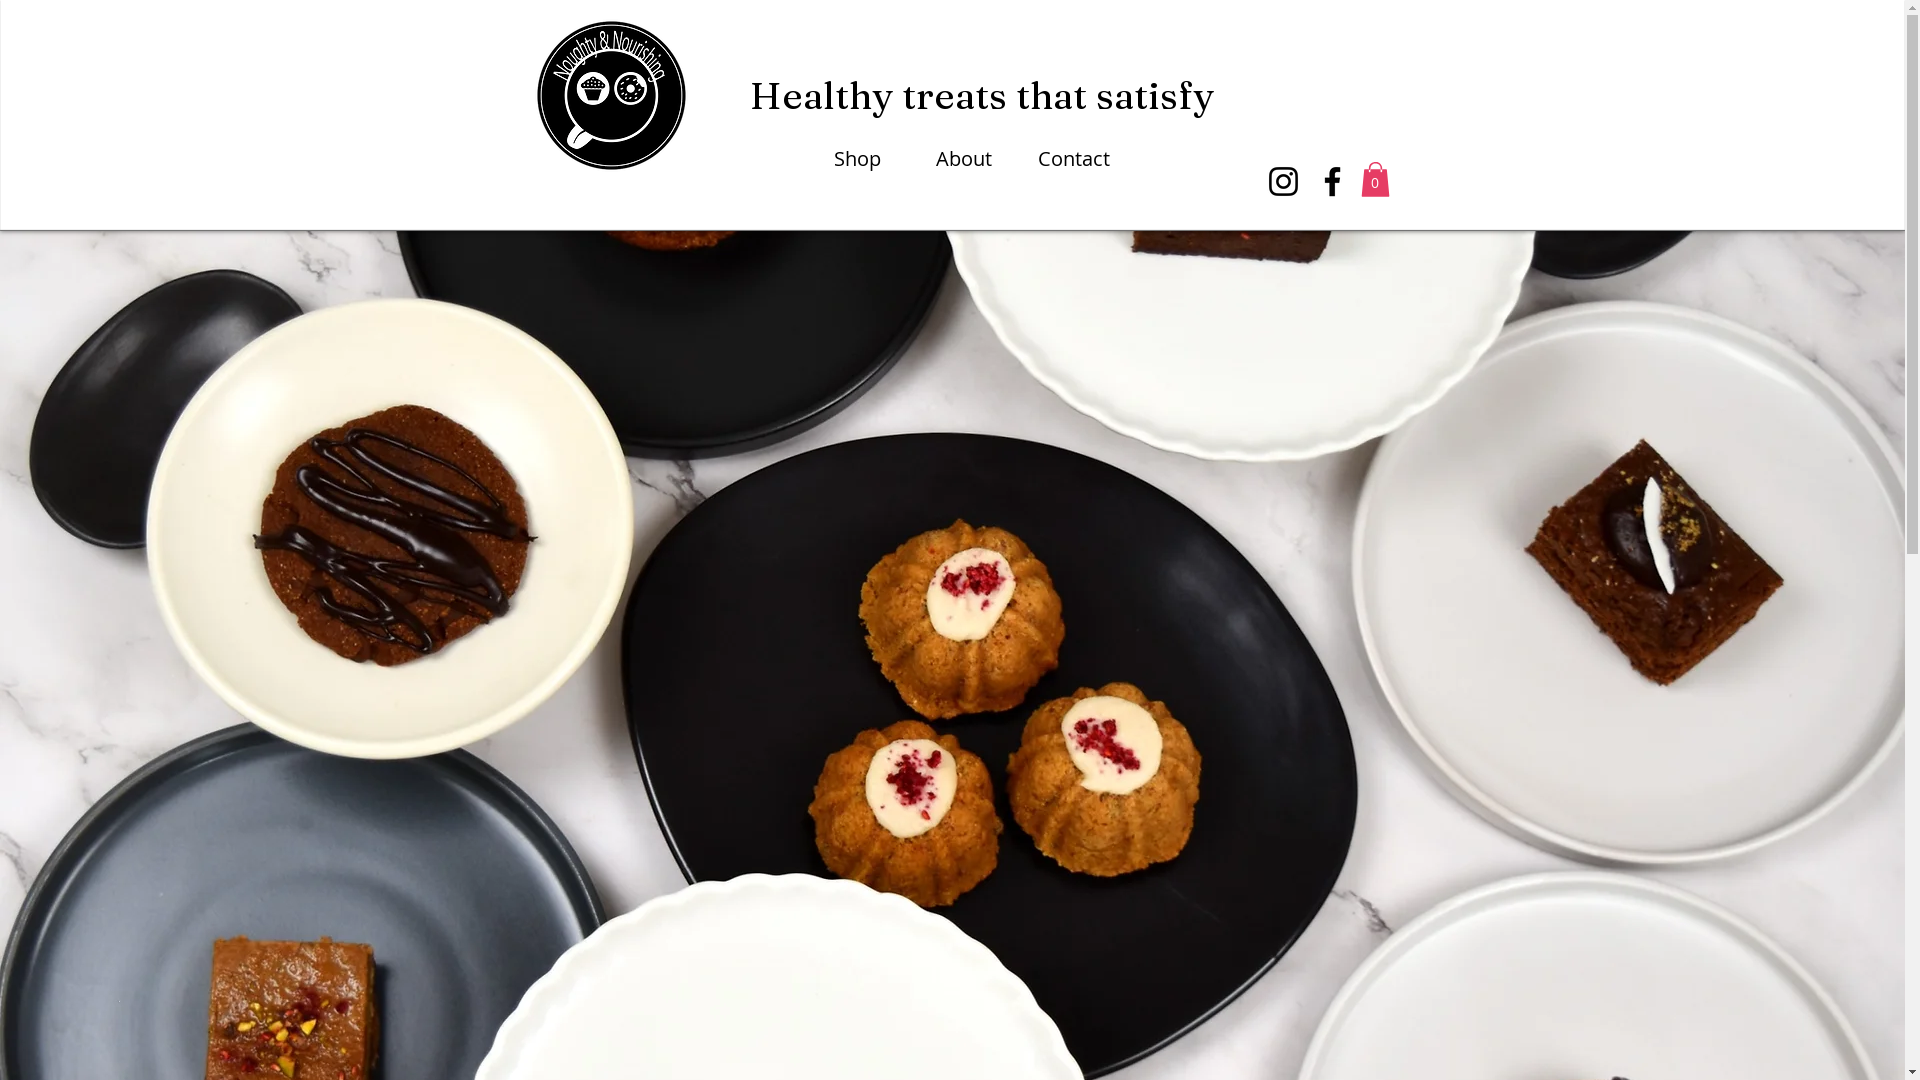 The image size is (1920, 1080). What do you see at coordinates (970, 157) in the screenshot?
I see `'About'` at bounding box center [970, 157].